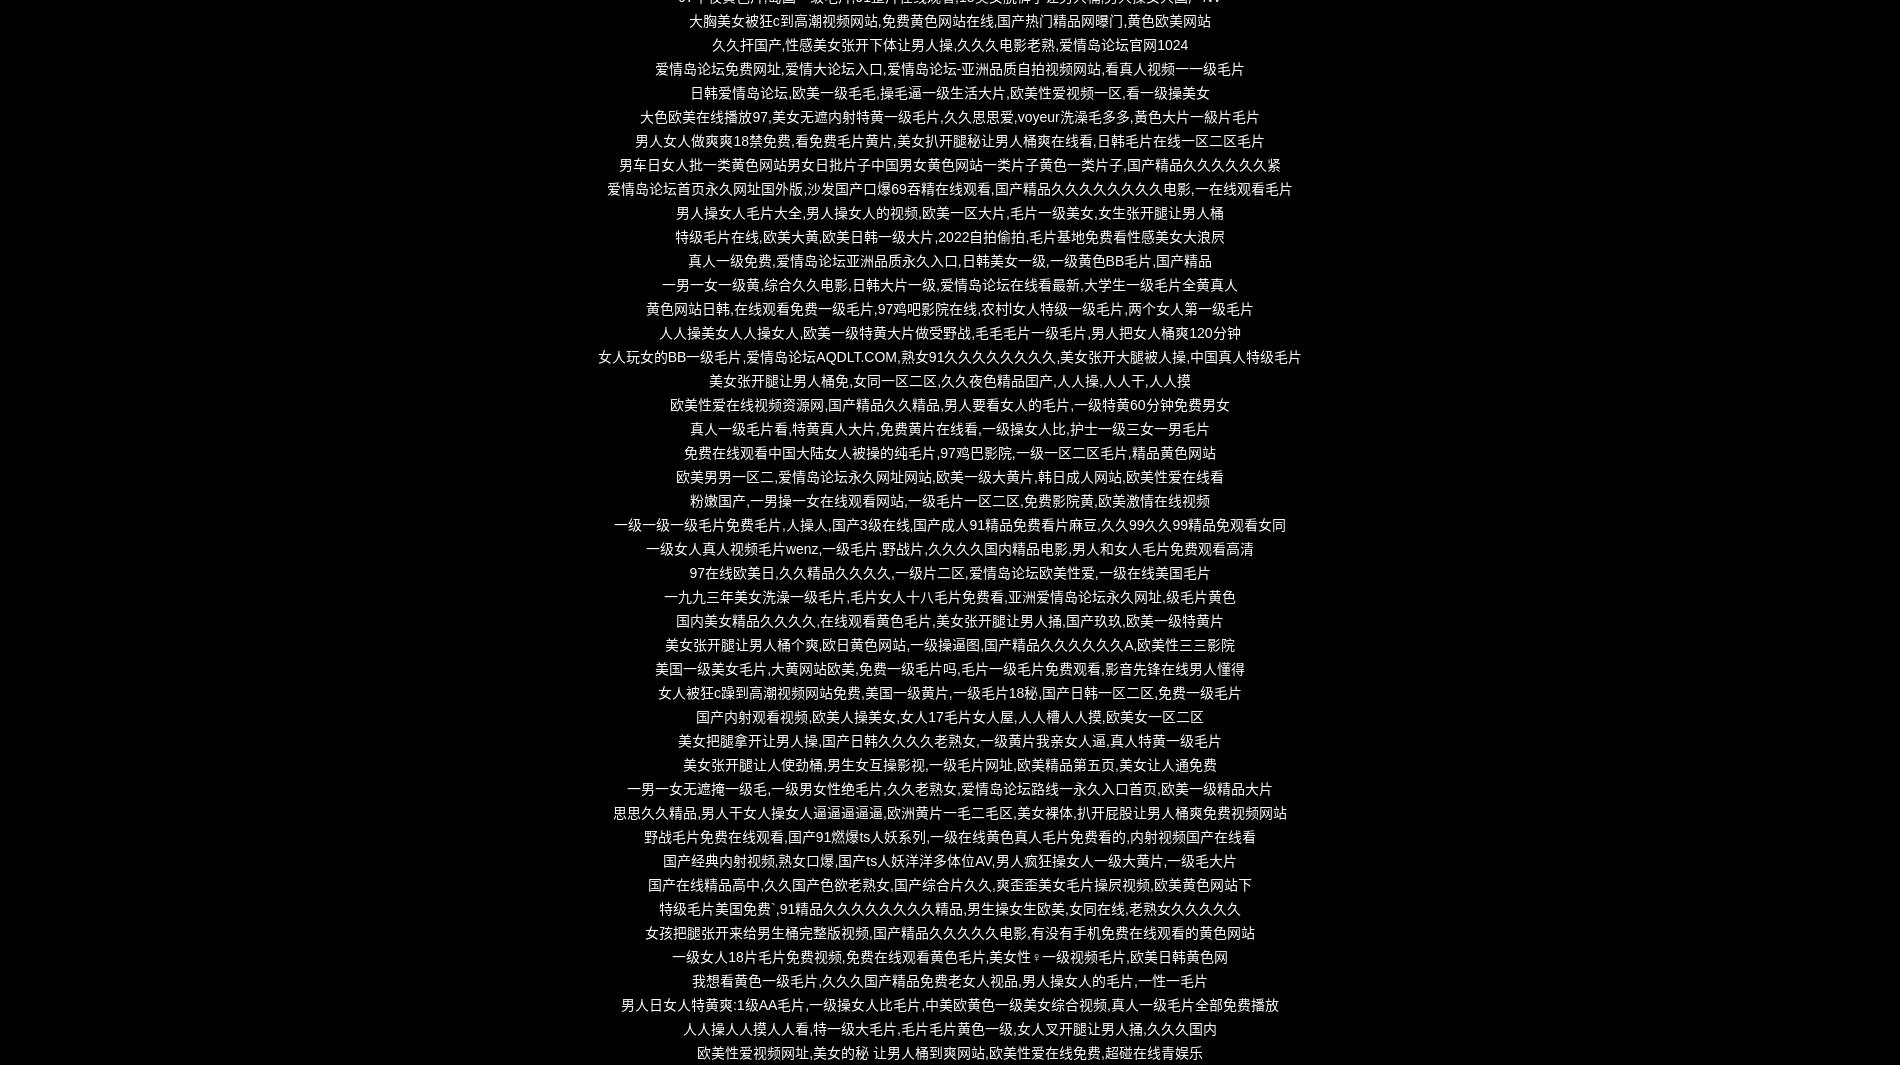  I want to click on '女孩把腿张开来给男生桶完整版视频,国产精品久久久久久电影,有没有手机免费在线观看的黄色网站', so click(948, 933).